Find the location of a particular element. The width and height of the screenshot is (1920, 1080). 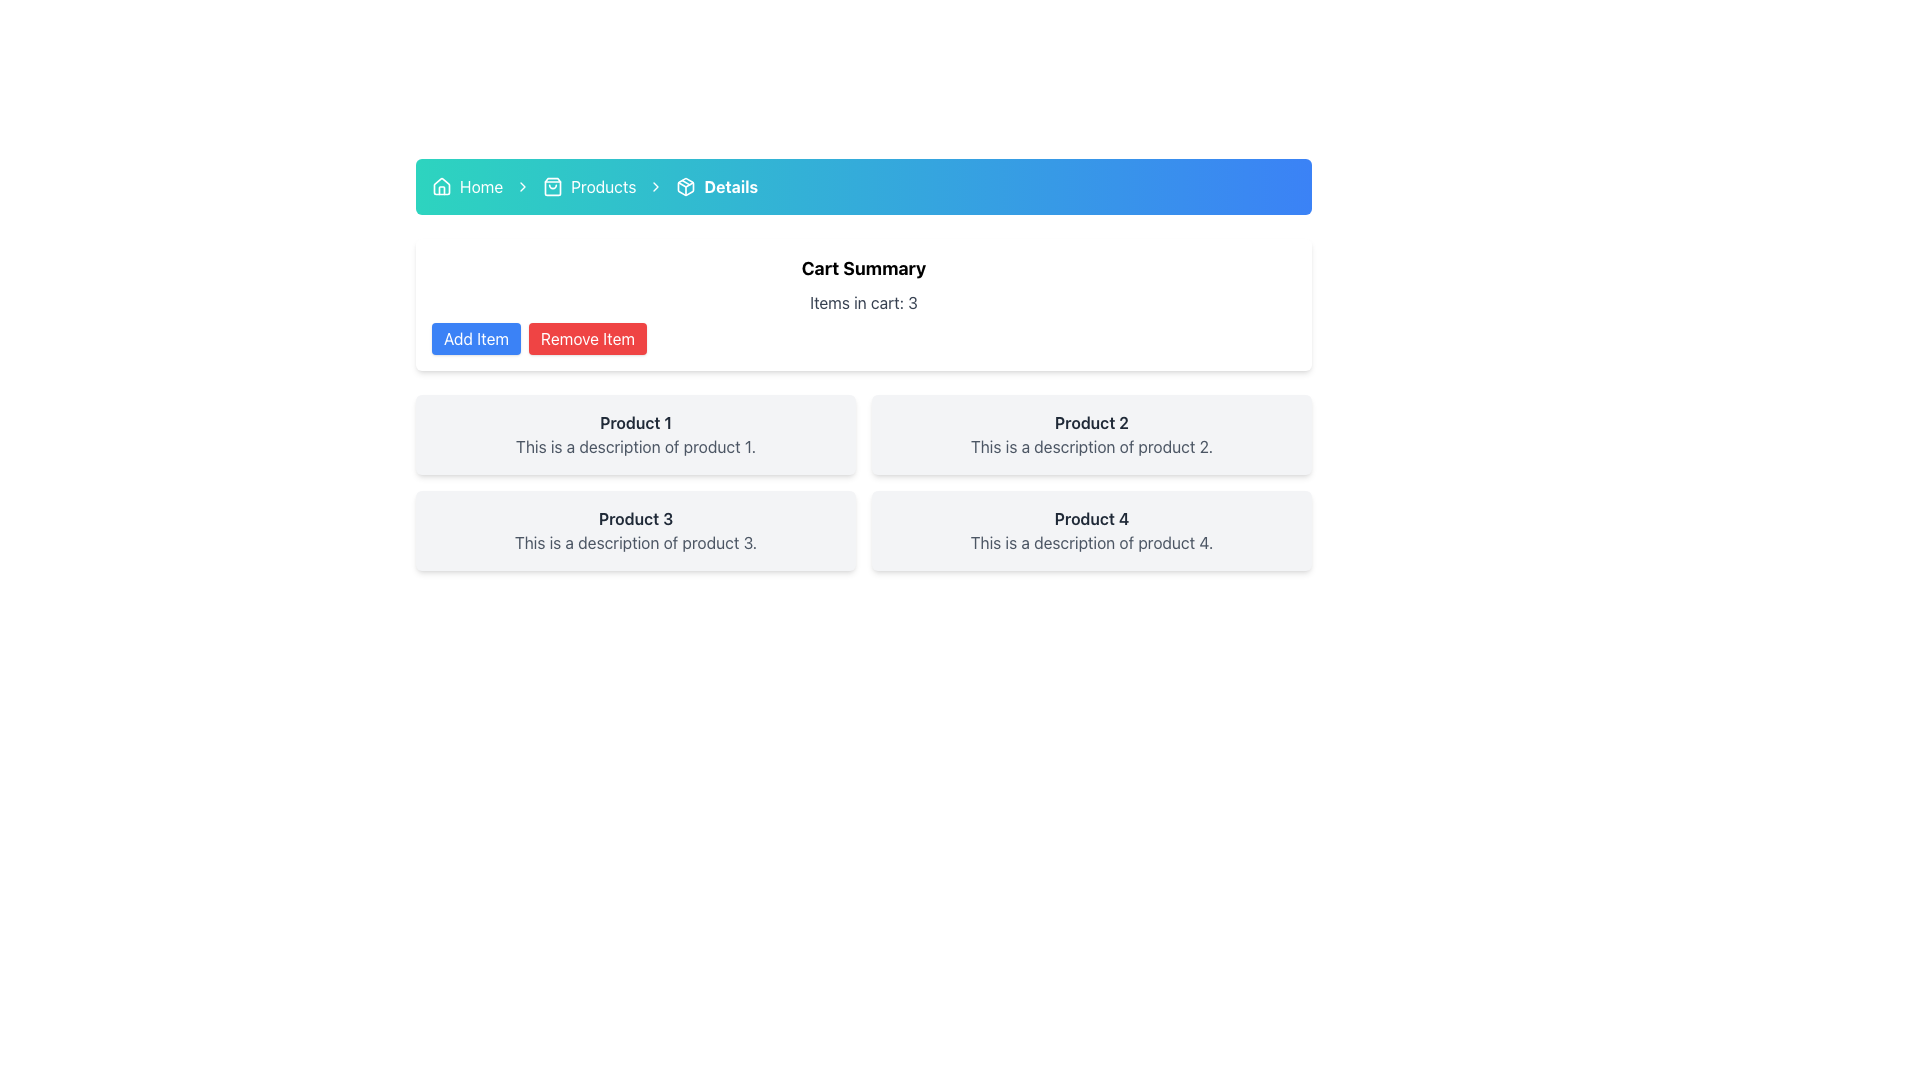

the house icon in the top navigation bar, which is styled with a line-drawing aesthetic and located immediately to the left of the 'Home' text is located at coordinates (440, 186).